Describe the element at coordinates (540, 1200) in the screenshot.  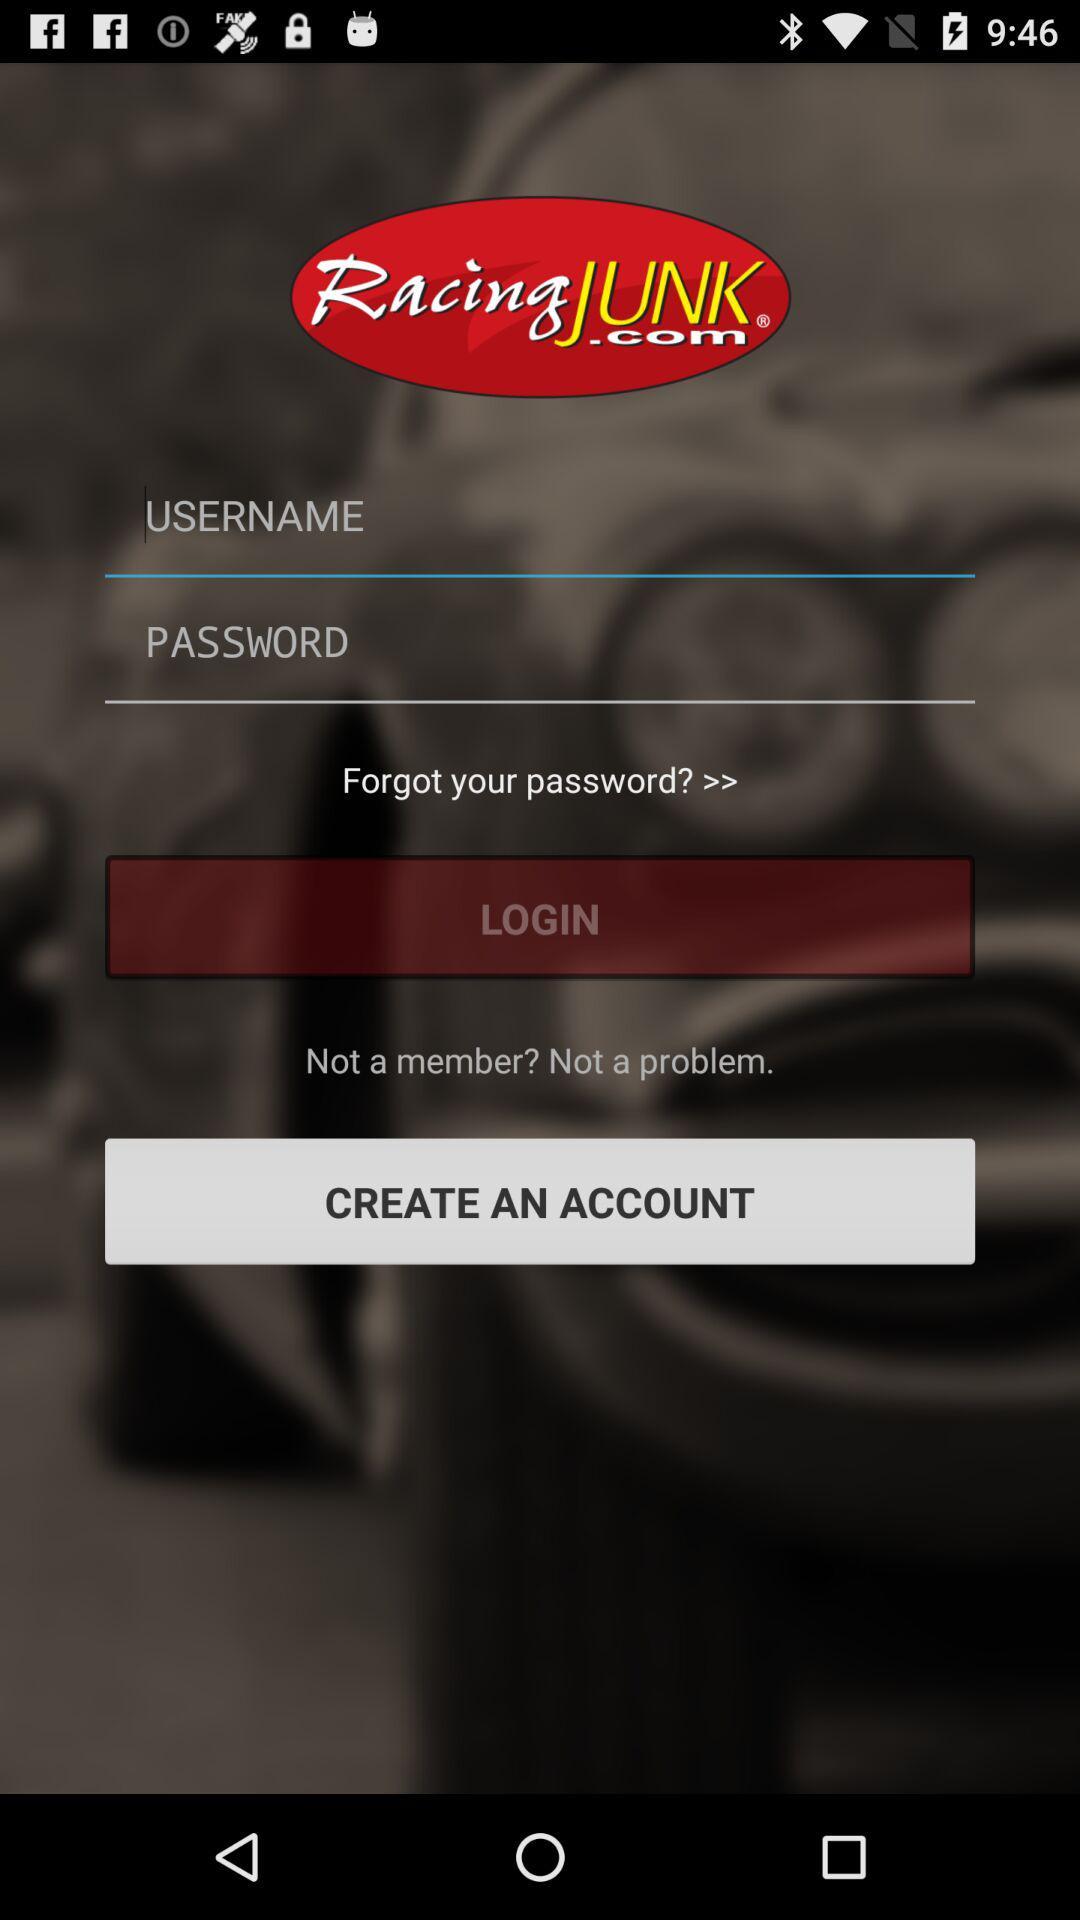
I see `item below the not a member` at that location.